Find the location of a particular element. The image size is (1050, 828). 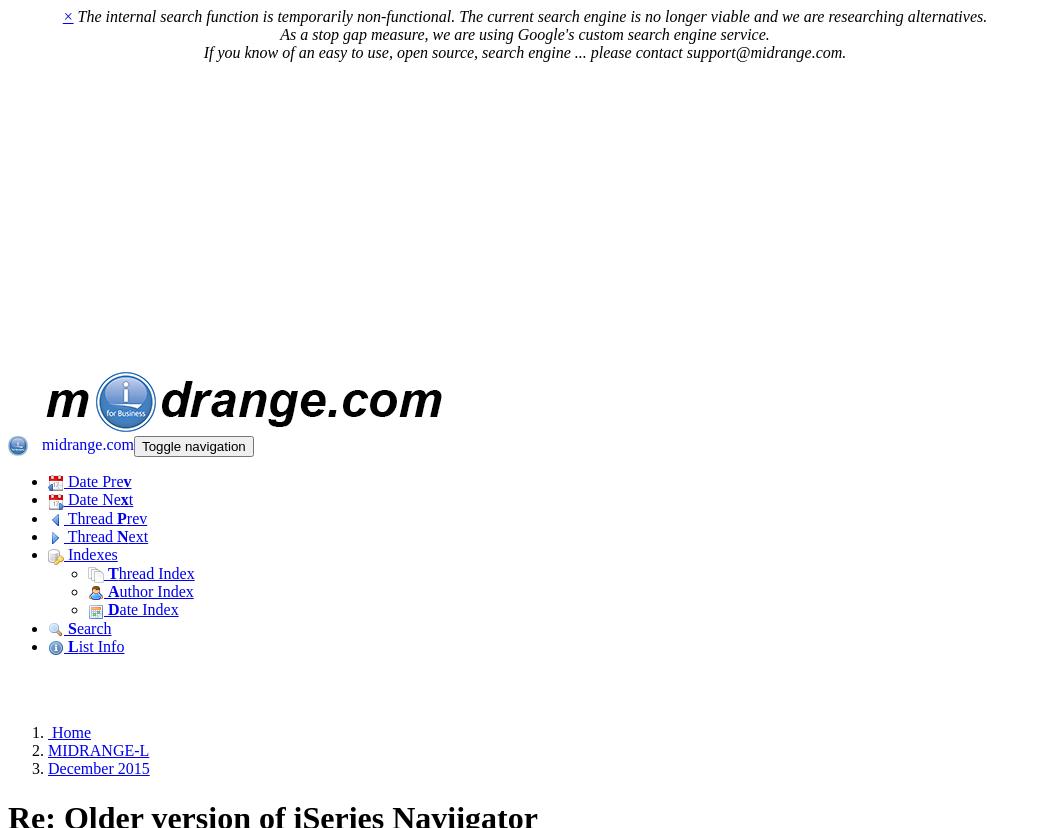

'uthor Index' is located at coordinates (156, 589).